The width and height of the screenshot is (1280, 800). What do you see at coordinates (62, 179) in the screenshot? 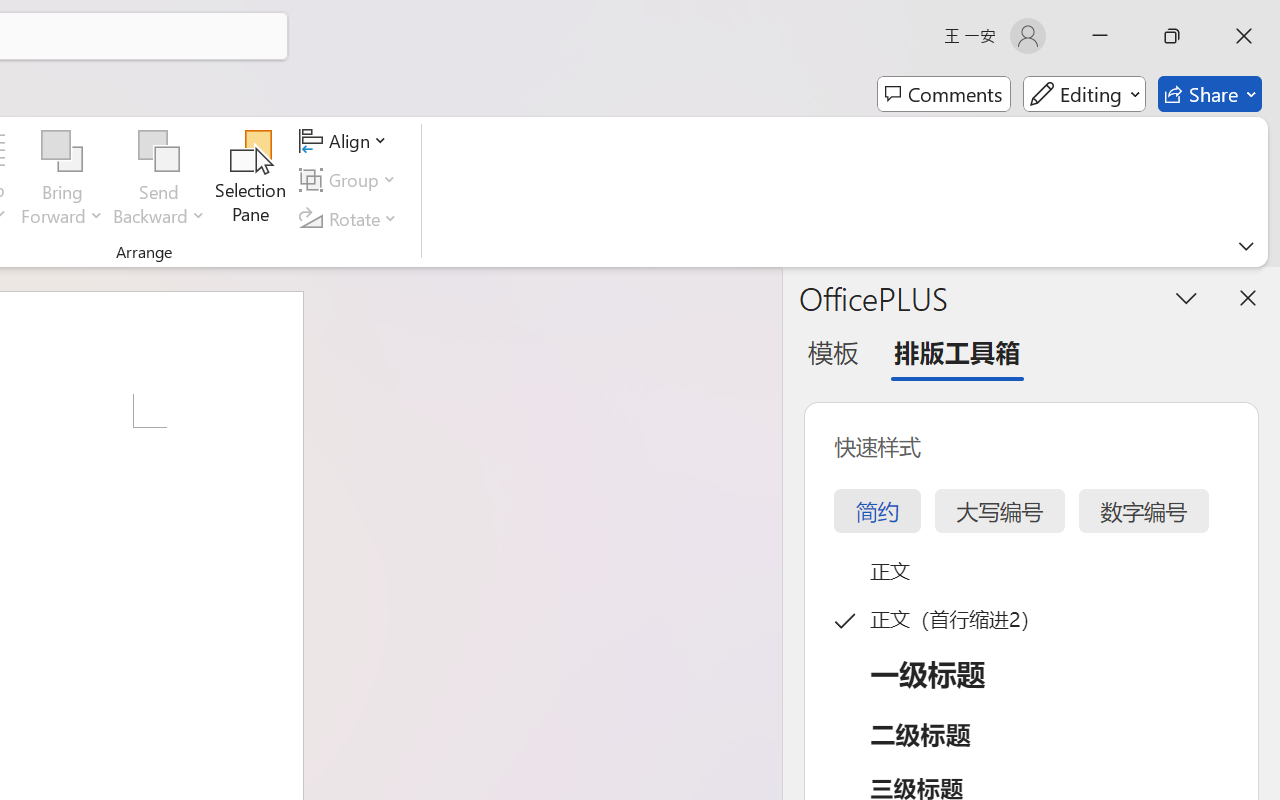
I see `'Bring Forward'` at bounding box center [62, 179].